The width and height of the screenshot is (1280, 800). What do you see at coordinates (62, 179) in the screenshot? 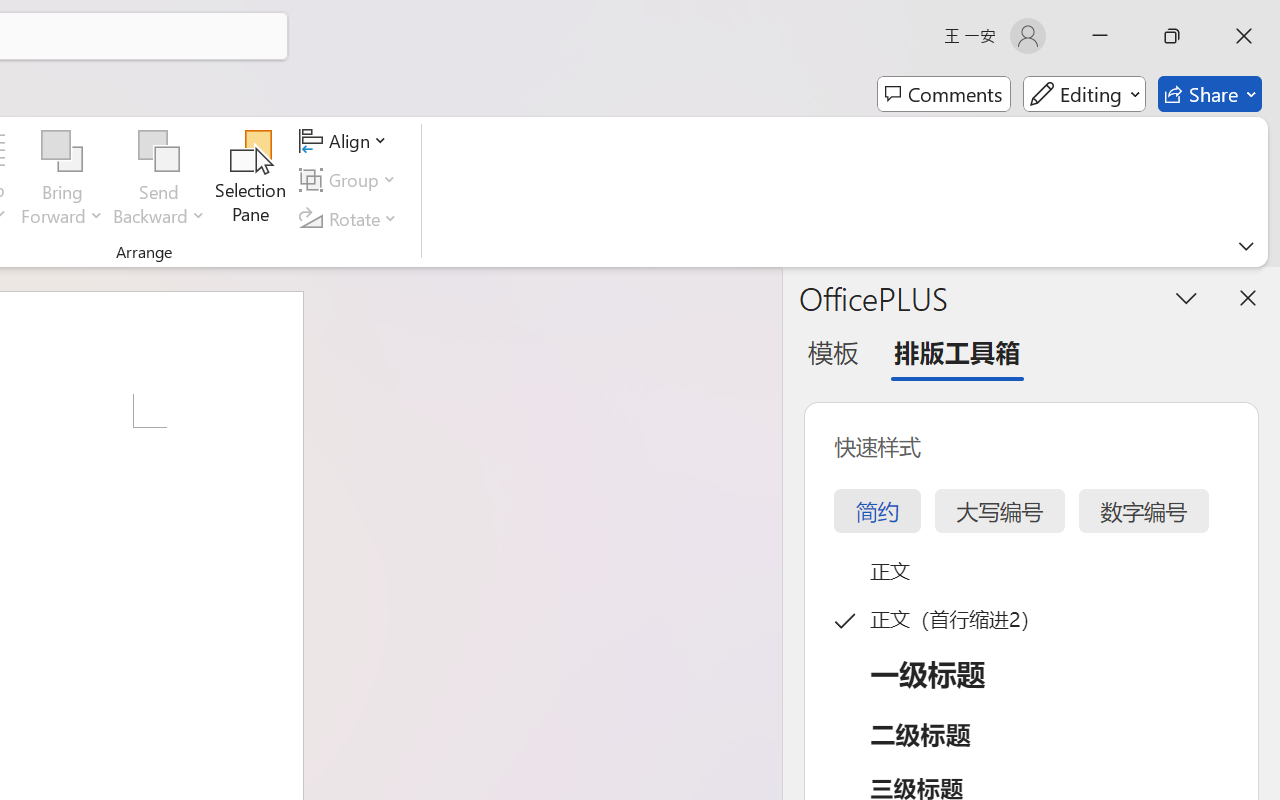
I see `'Bring Forward'` at bounding box center [62, 179].